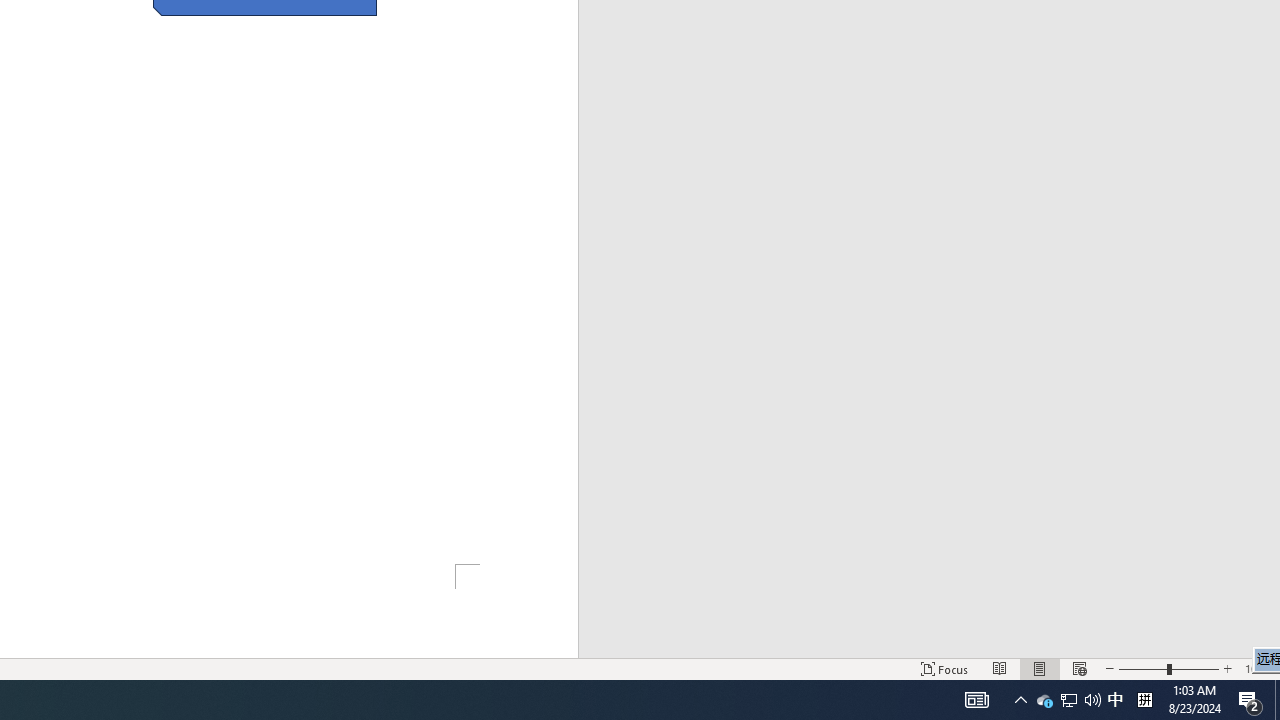 The height and width of the screenshot is (720, 1280). What do you see at coordinates (1257, 669) in the screenshot?
I see `'Zoom 104%'` at bounding box center [1257, 669].